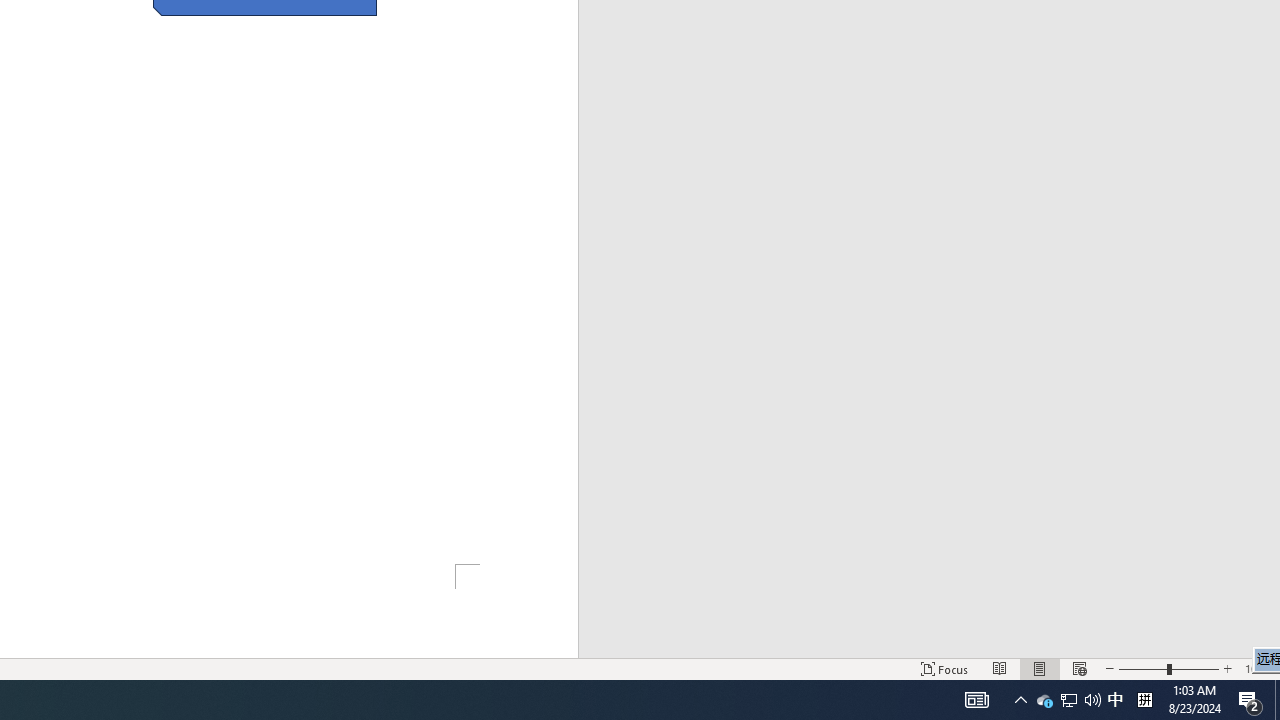 The height and width of the screenshot is (720, 1280). What do you see at coordinates (1257, 669) in the screenshot?
I see `'Zoom 104%'` at bounding box center [1257, 669].